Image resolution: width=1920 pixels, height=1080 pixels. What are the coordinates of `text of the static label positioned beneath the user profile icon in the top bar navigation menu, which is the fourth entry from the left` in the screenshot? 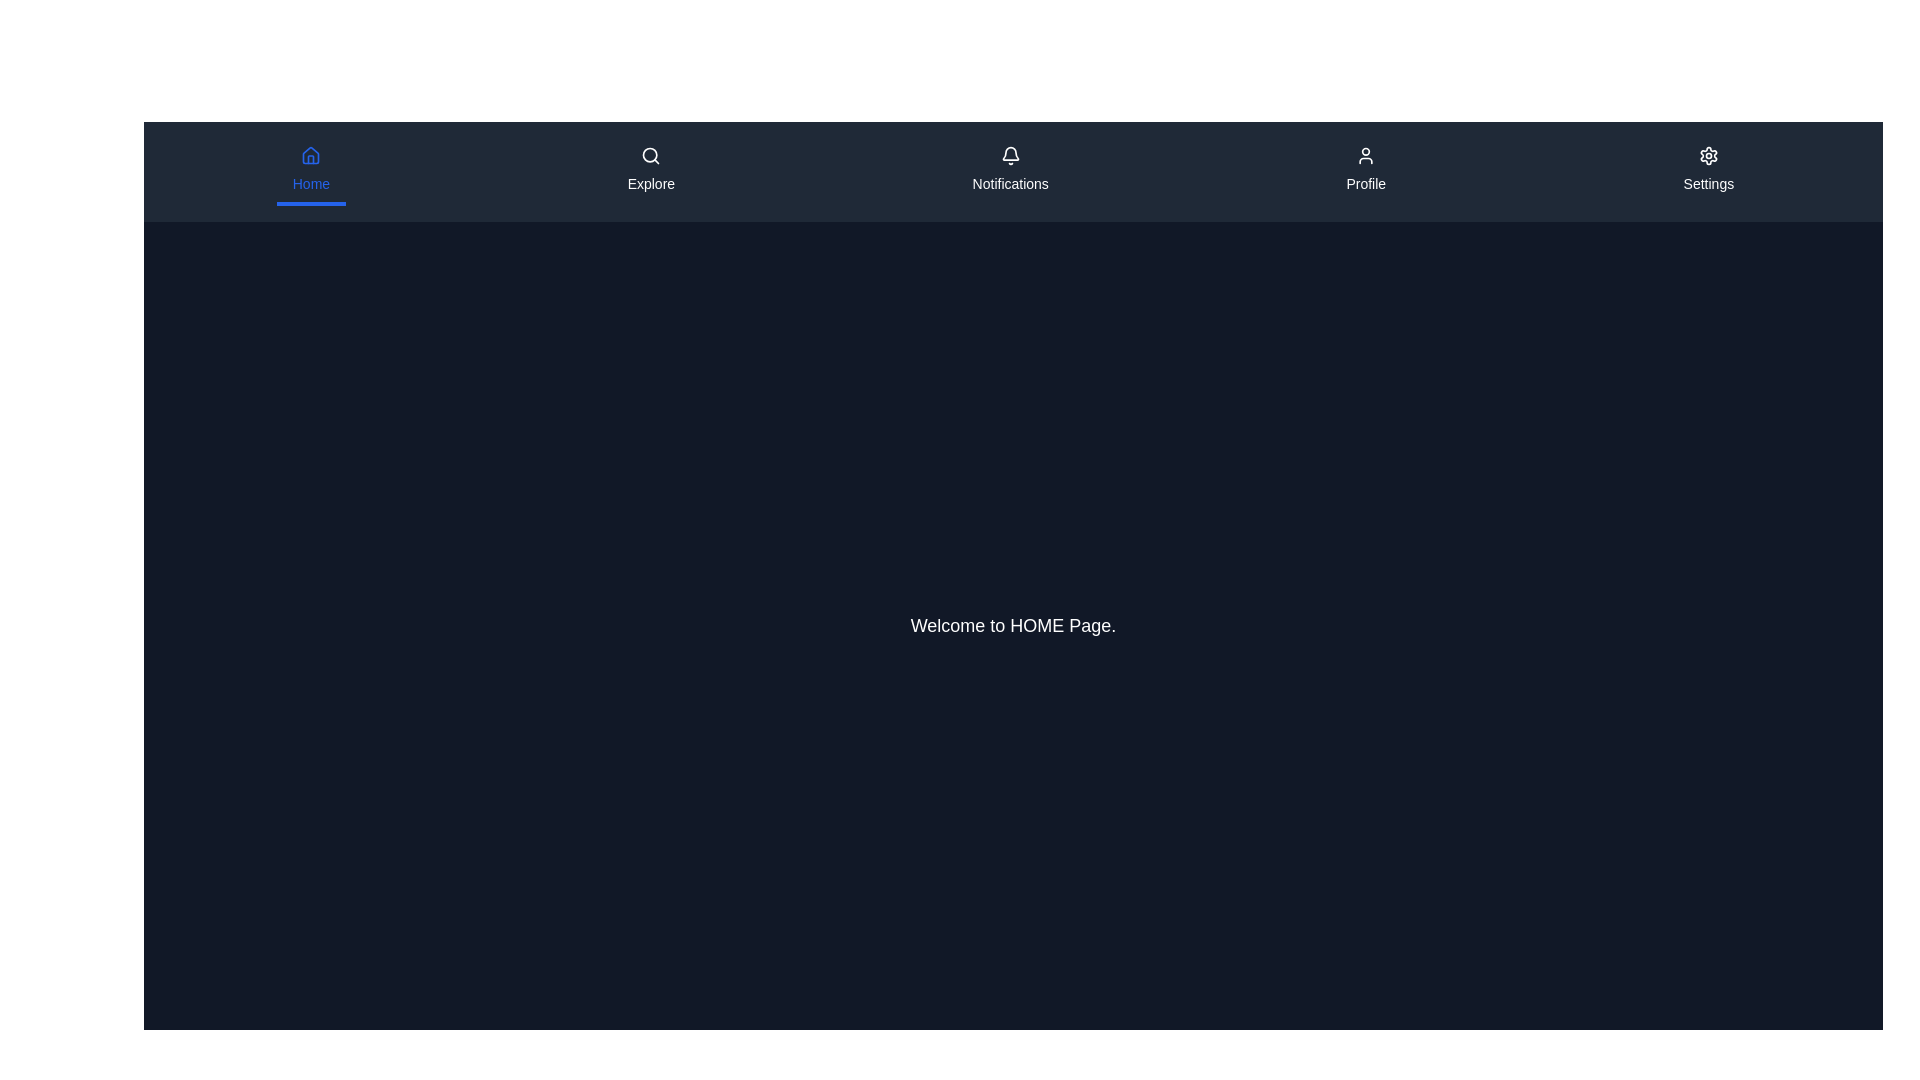 It's located at (1365, 184).